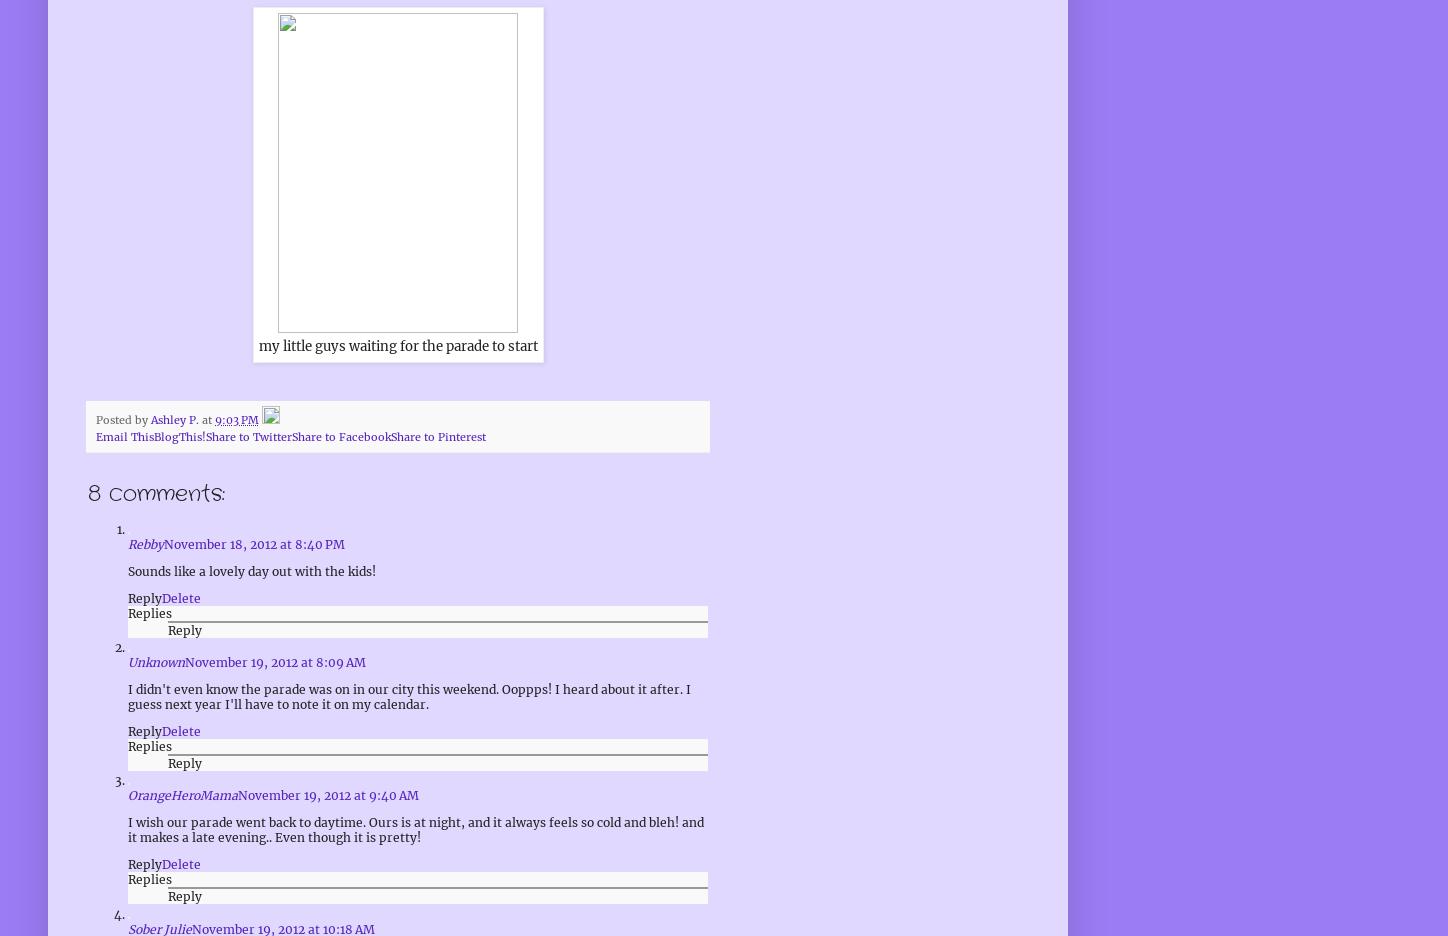 The width and height of the screenshot is (1448, 936). I want to click on 'Posted by', so click(95, 418).